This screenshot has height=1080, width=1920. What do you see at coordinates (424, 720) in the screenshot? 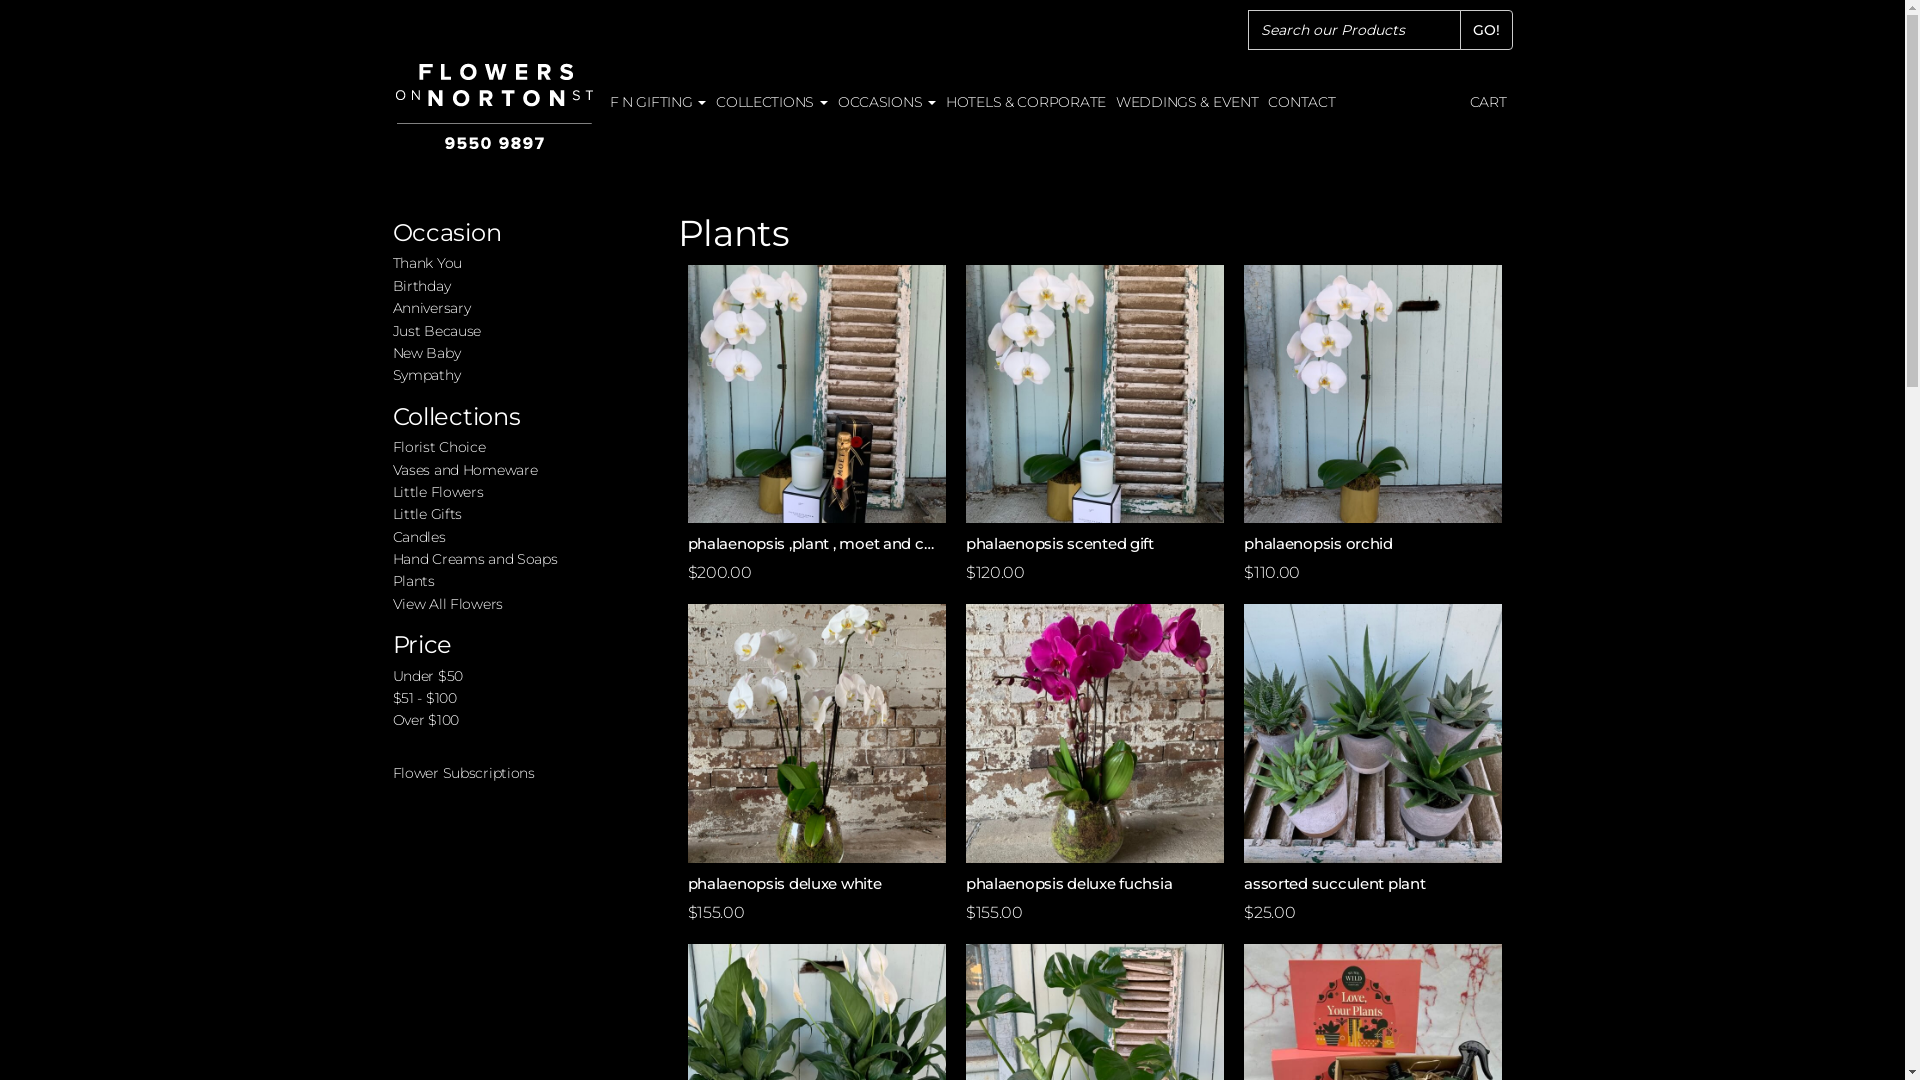
I see `'Over $100'` at bounding box center [424, 720].